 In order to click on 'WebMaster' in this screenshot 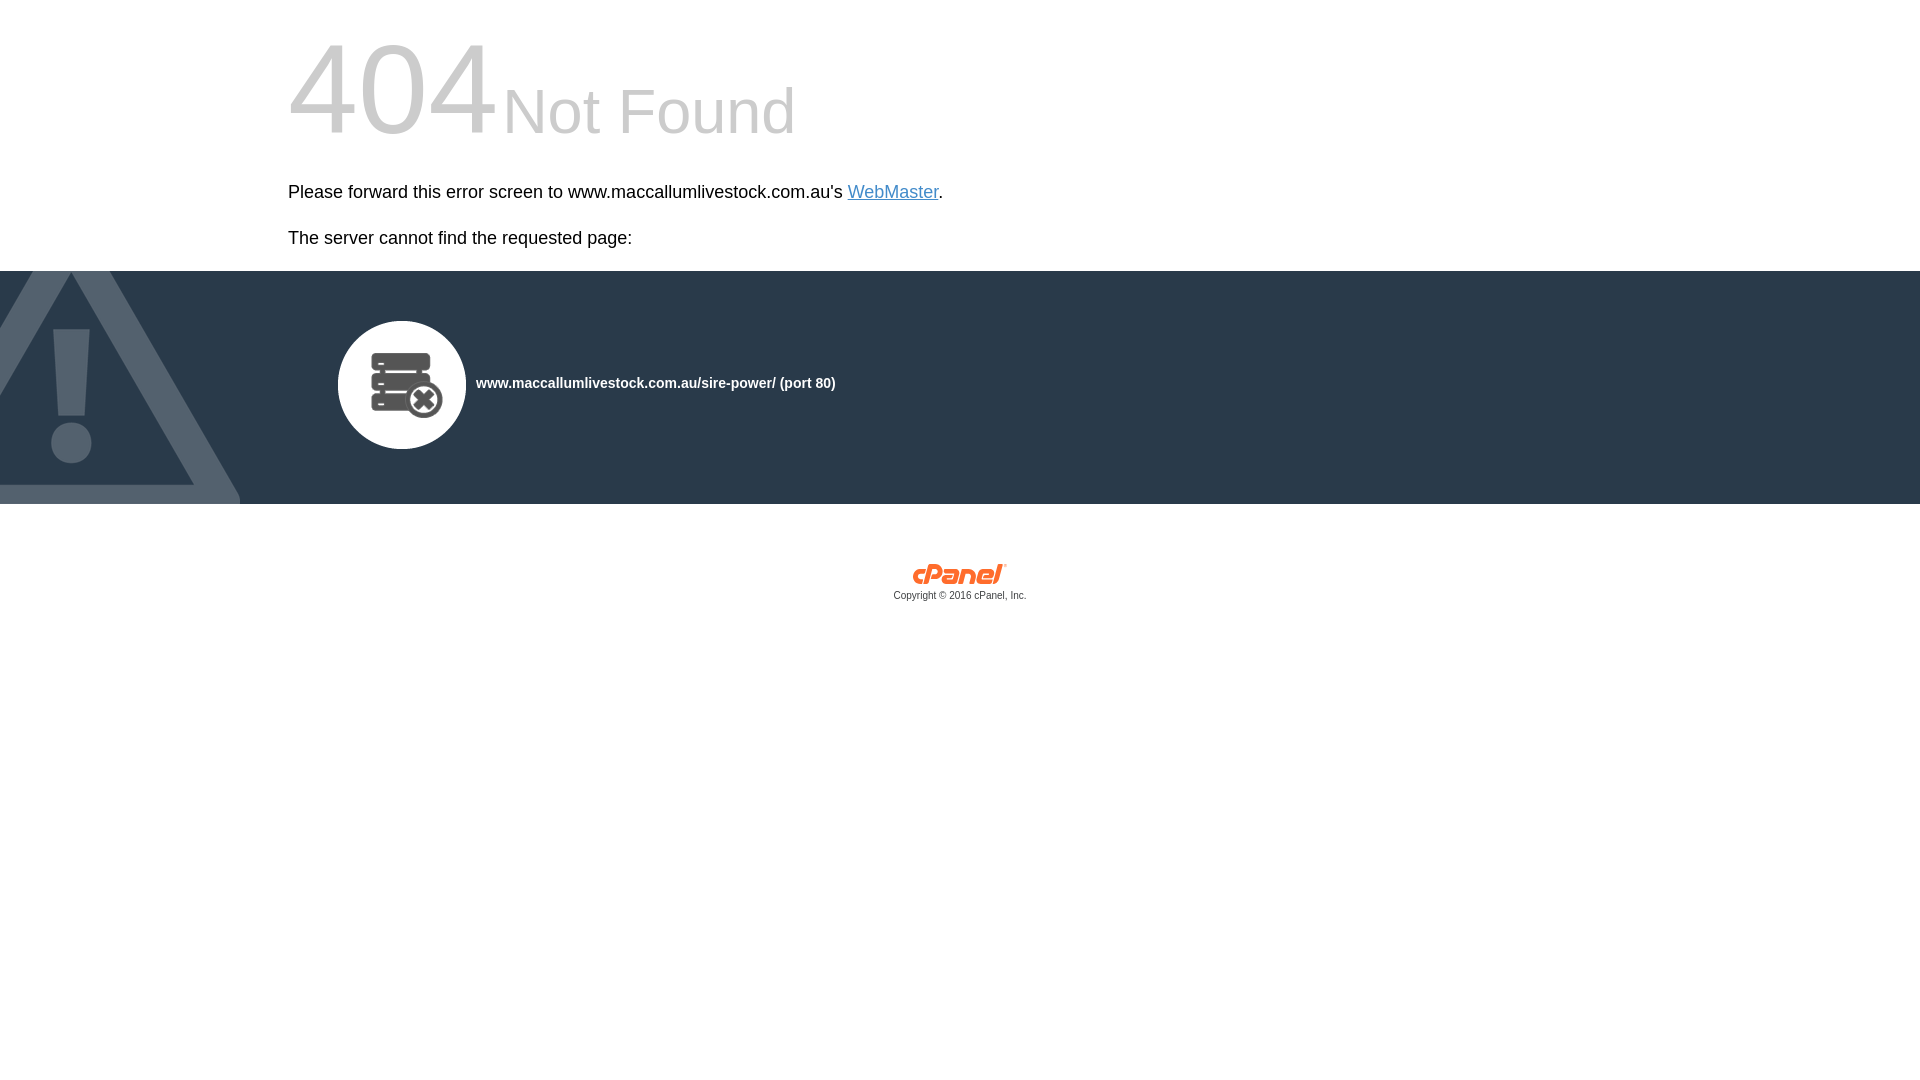, I will do `click(892, 192)`.